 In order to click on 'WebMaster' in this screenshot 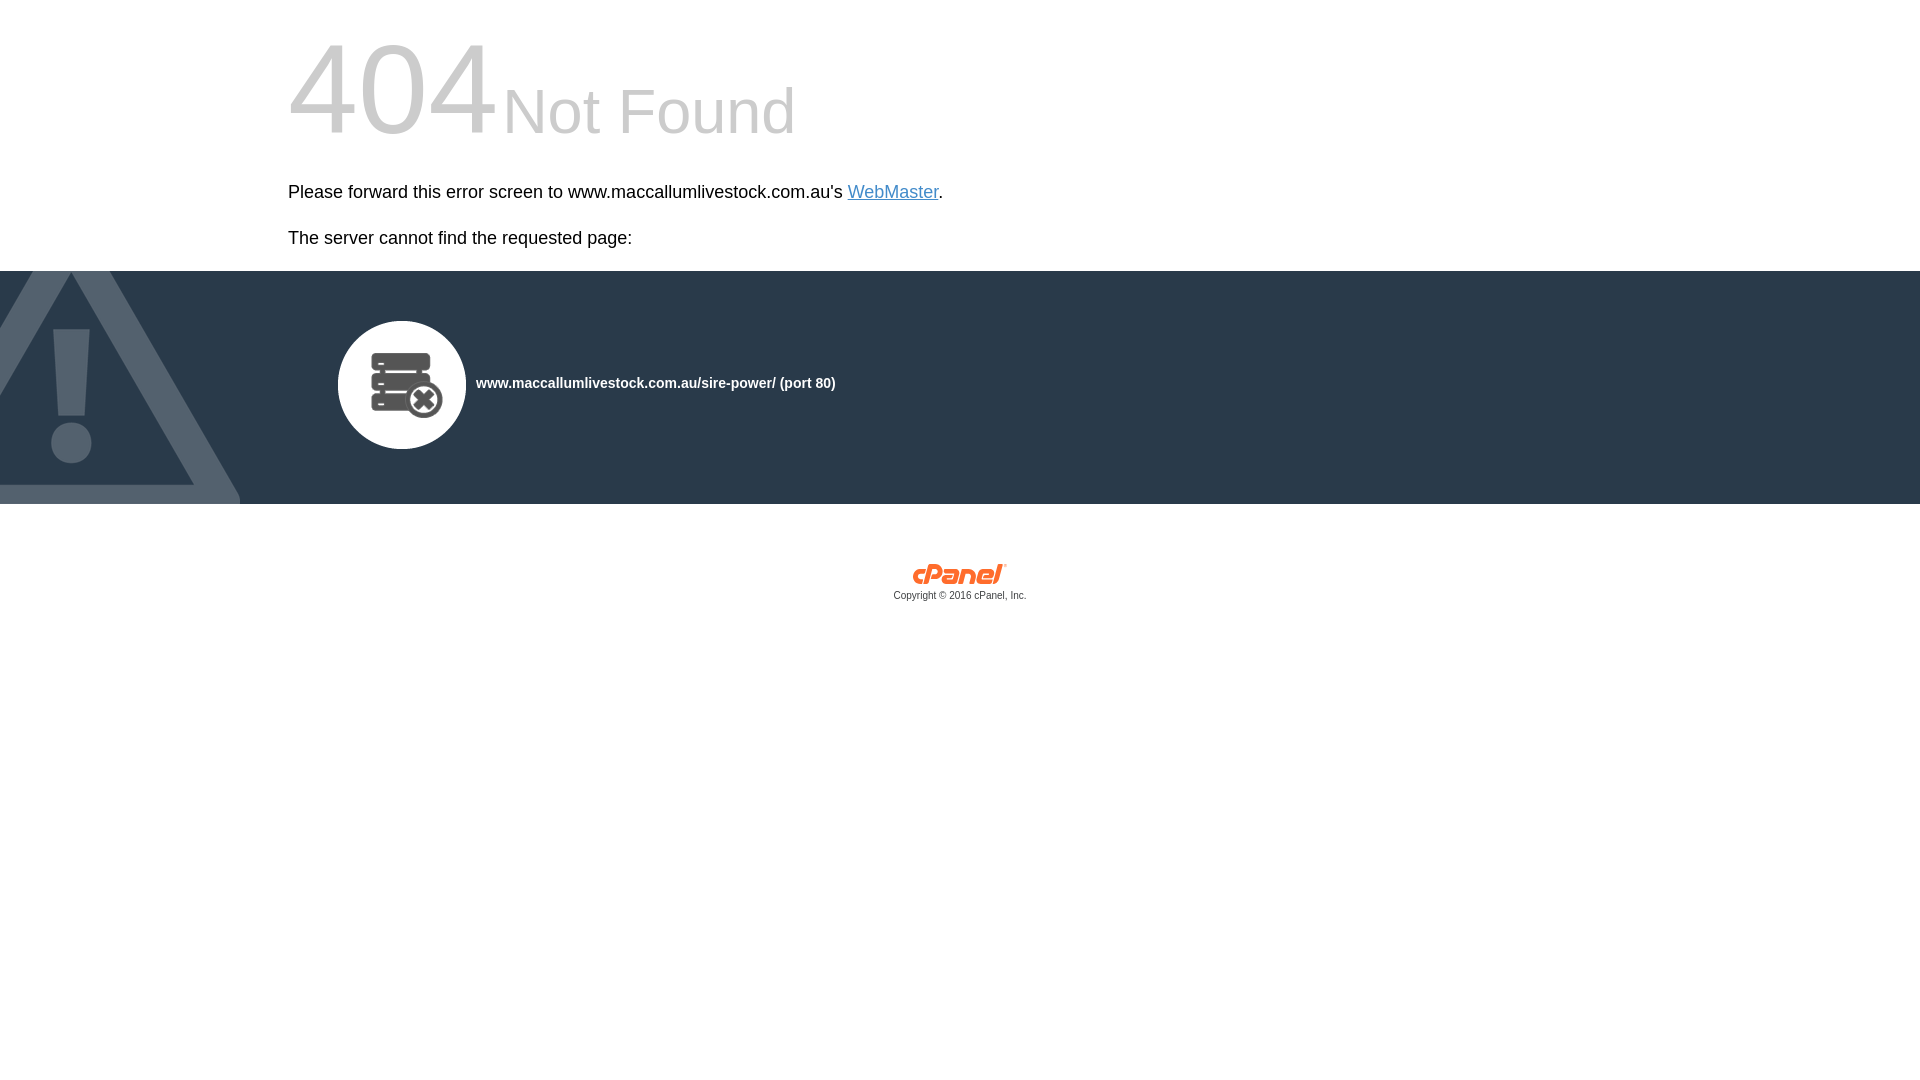, I will do `click(892, 192)`.